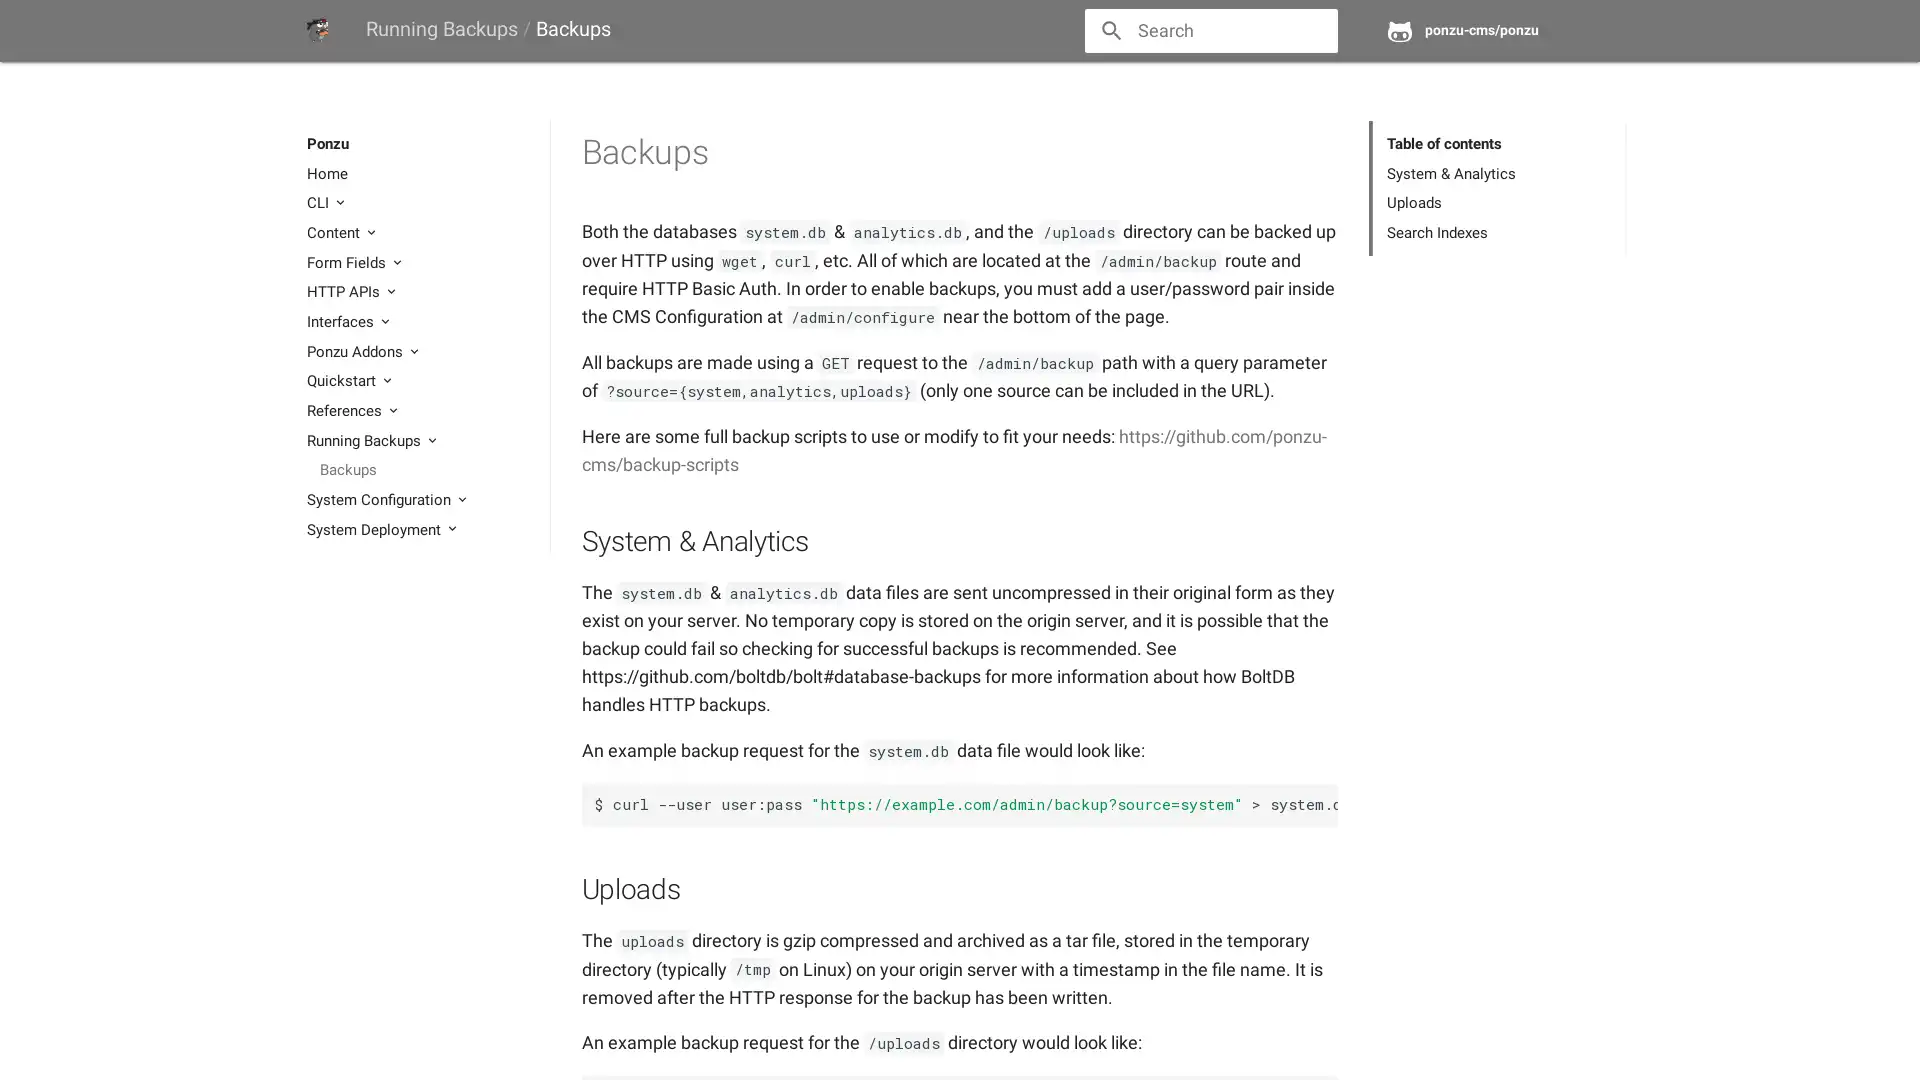 This screenshot has width=1920, height=1080. Describe the element at coordinates (1311, 30) in the screenshot. I see `close` at that location.